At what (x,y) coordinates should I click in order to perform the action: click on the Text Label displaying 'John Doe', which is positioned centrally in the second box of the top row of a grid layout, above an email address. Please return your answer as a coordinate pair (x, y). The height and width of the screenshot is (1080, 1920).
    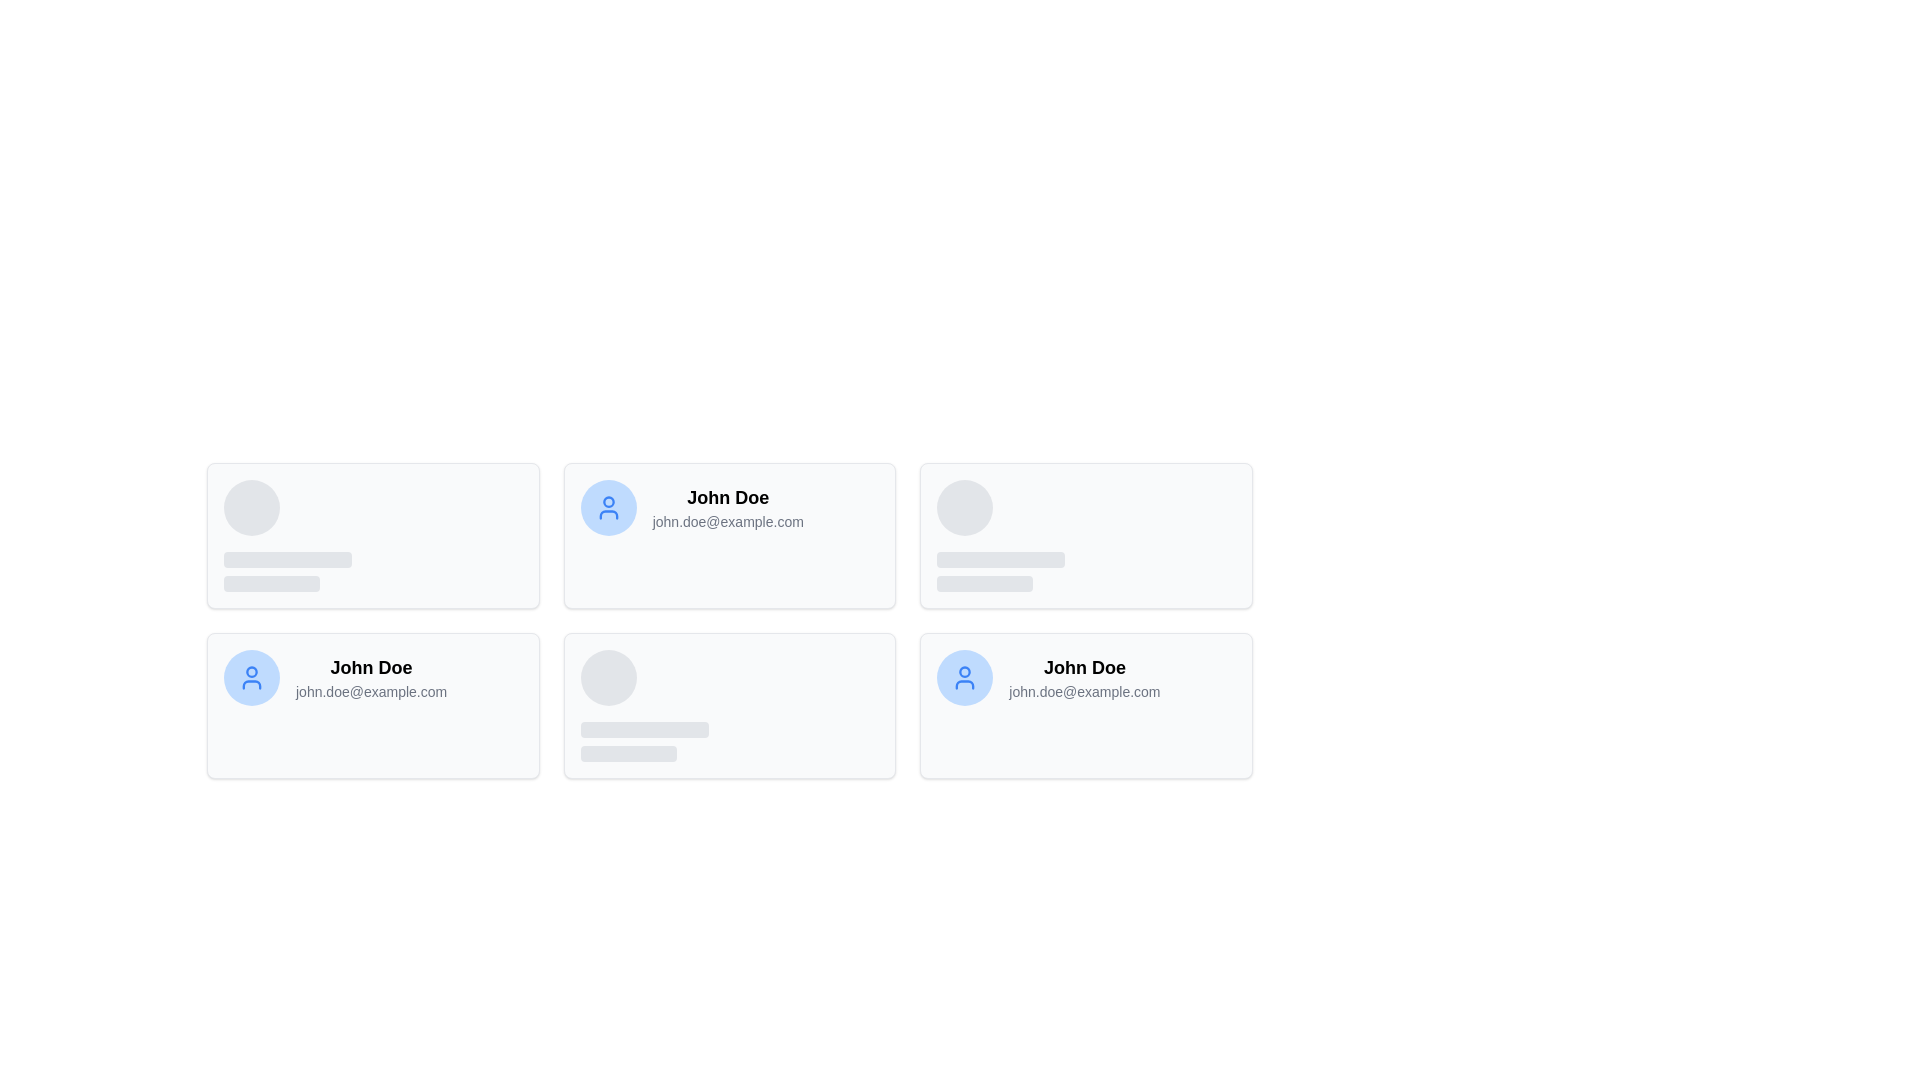
    Looking at the image, I should click on (727, 496).